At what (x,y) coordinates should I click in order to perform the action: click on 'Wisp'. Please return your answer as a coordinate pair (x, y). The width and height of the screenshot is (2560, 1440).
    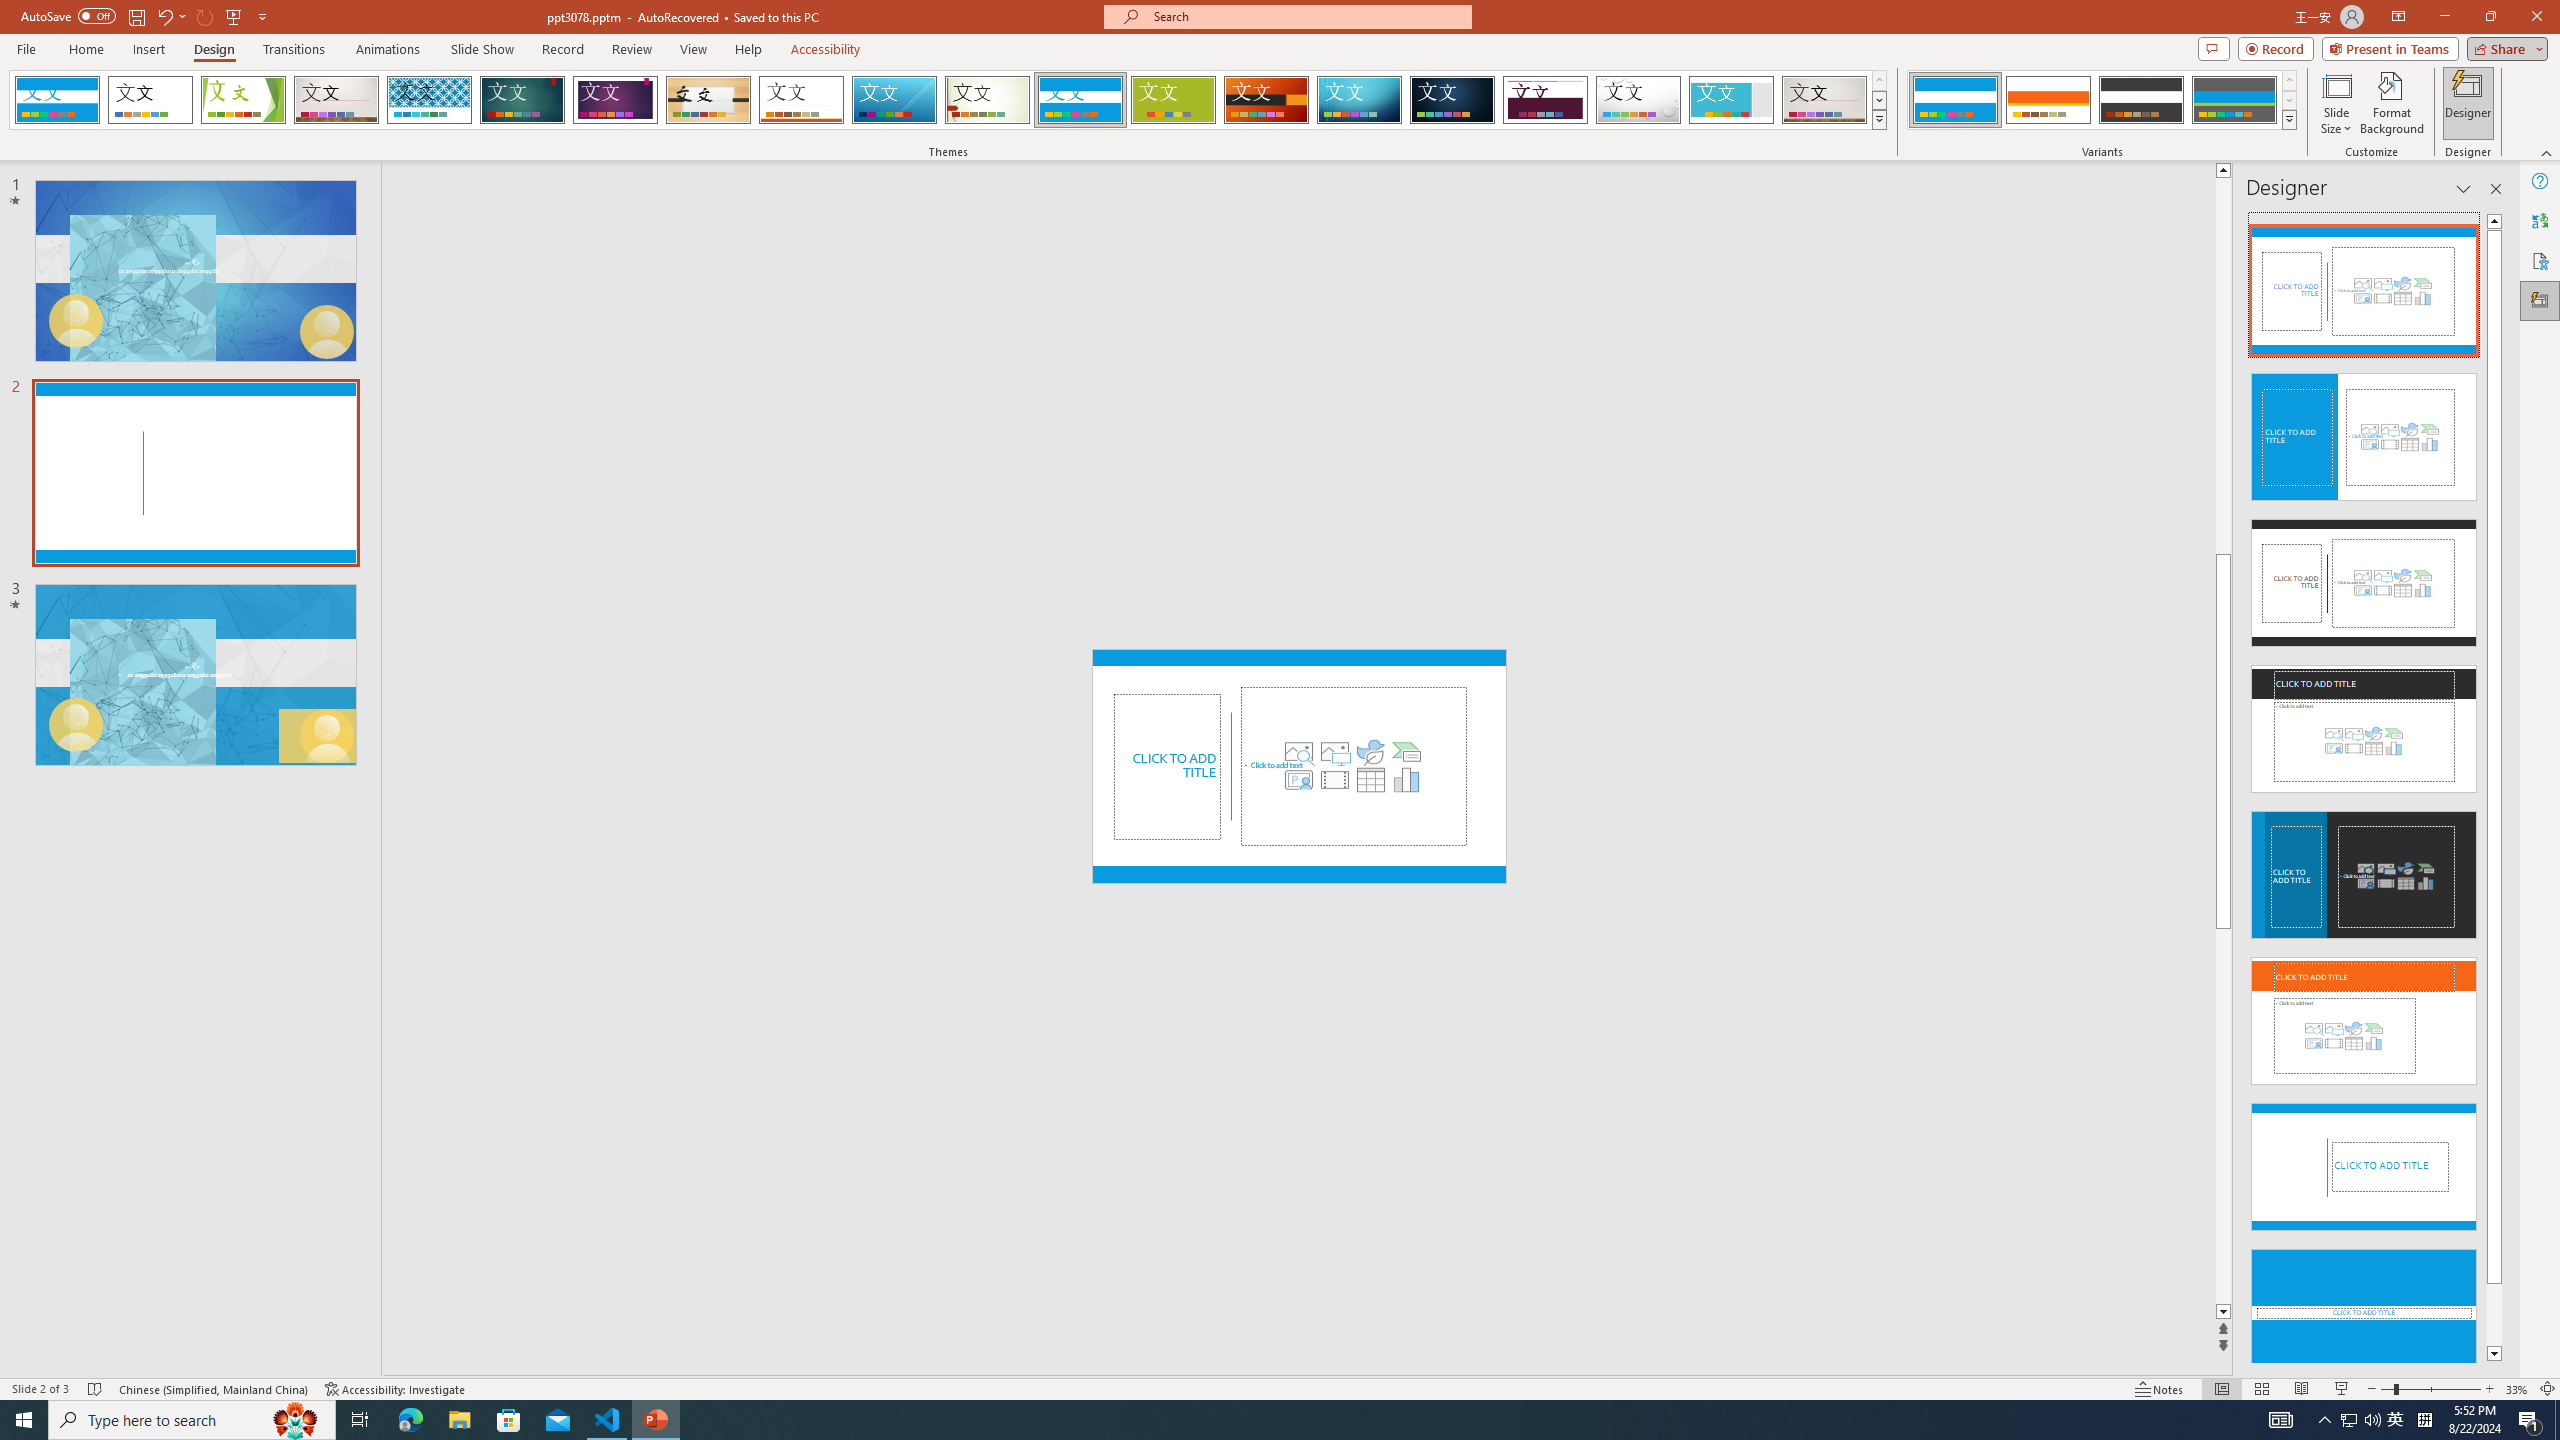
    Looking at the image, I should click on (987, 99).